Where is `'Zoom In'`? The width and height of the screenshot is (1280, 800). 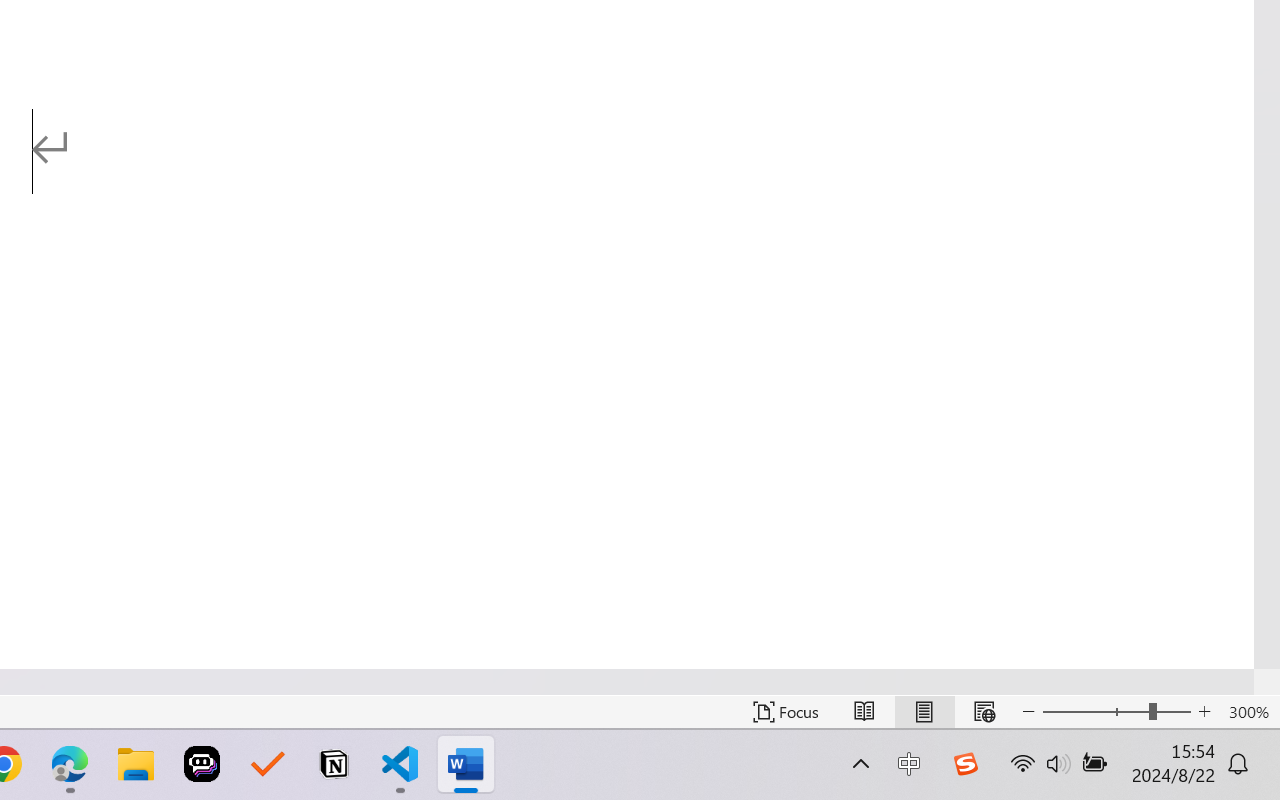
'Zoom In' is located at coordinates (1204, 711).